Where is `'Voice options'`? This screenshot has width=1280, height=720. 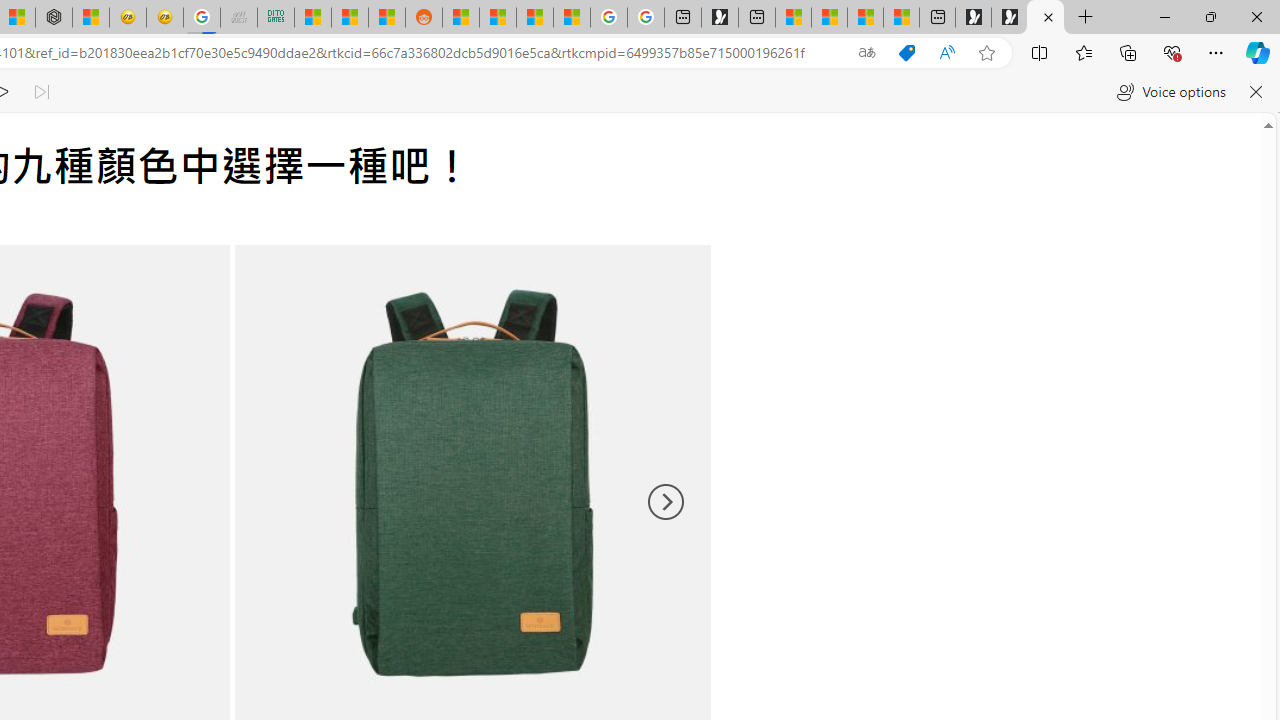
'Voice options' is located at coordinates (1171, 92).